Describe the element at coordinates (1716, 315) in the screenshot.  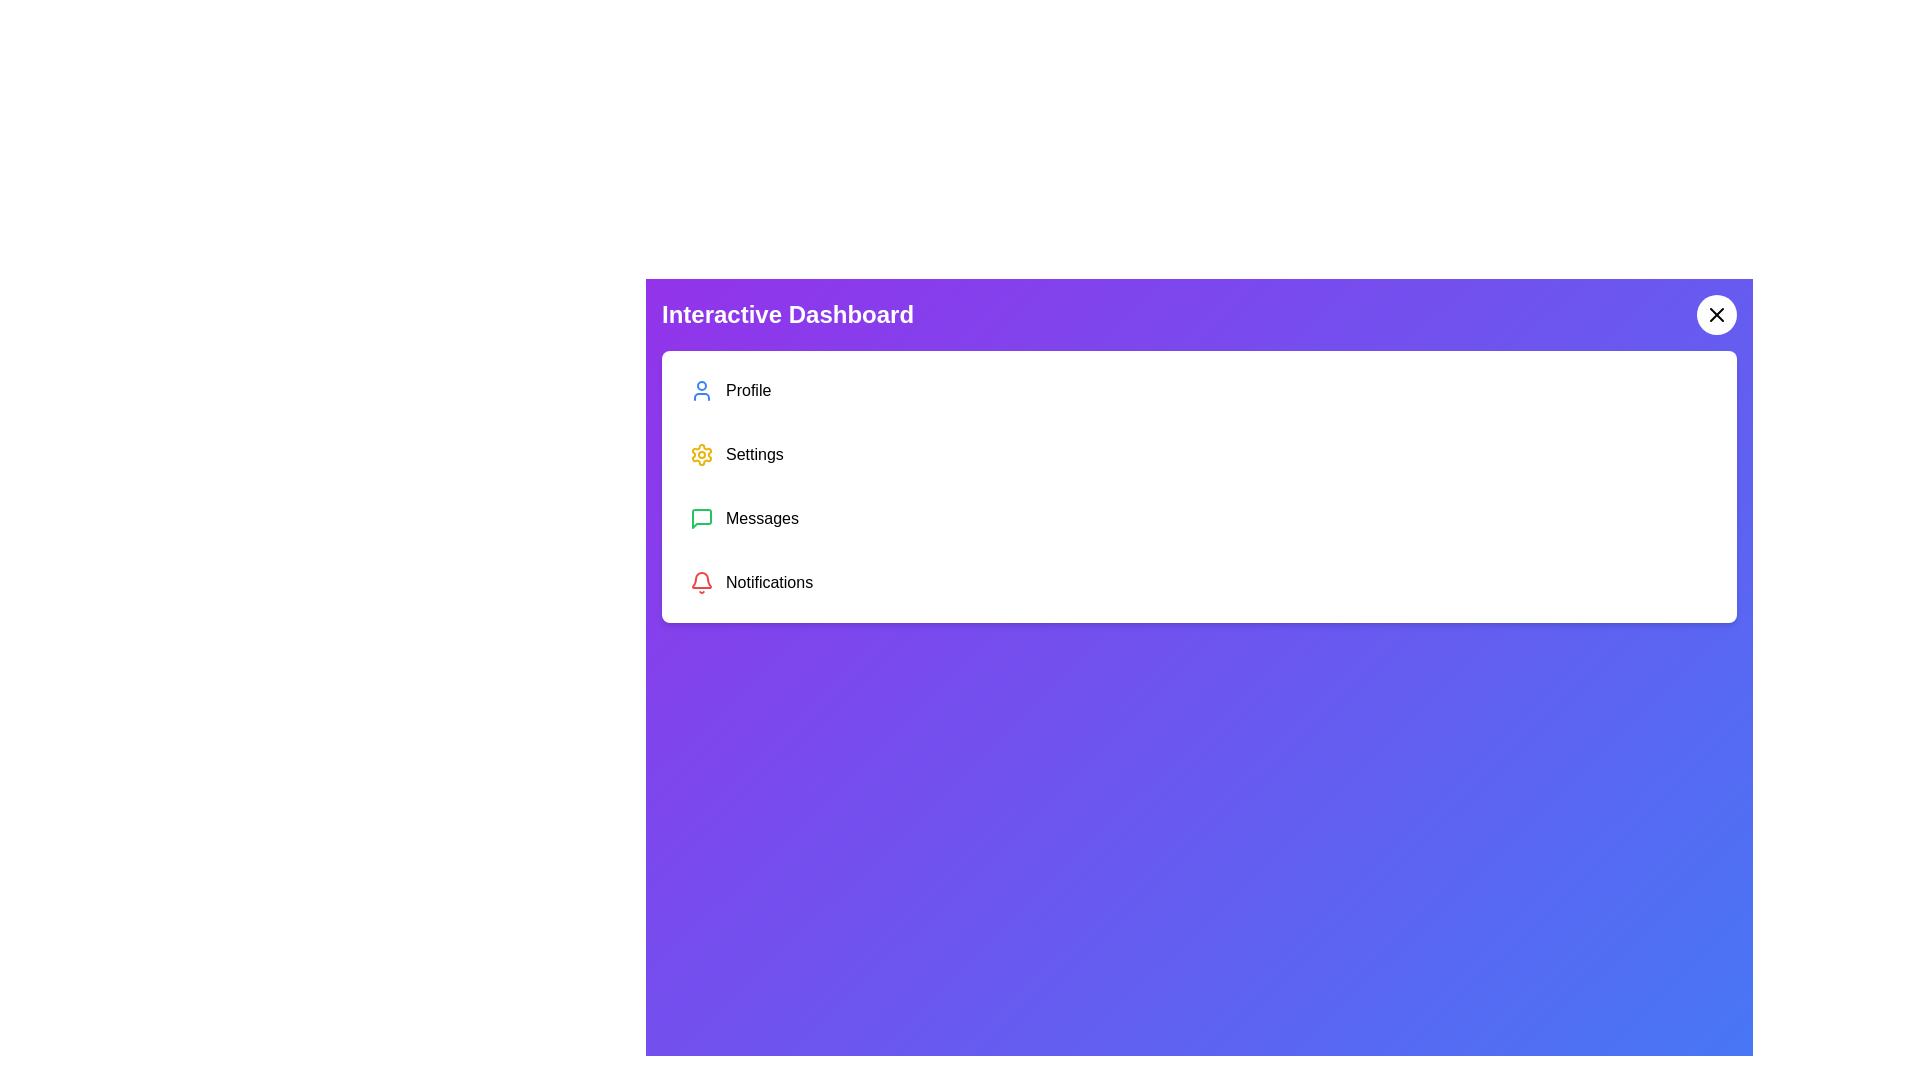
I see `the close button located in the top-right corner of the purple header, adjacent to the title 'Interactive Dashboard', to observe the hover effect` at that location.